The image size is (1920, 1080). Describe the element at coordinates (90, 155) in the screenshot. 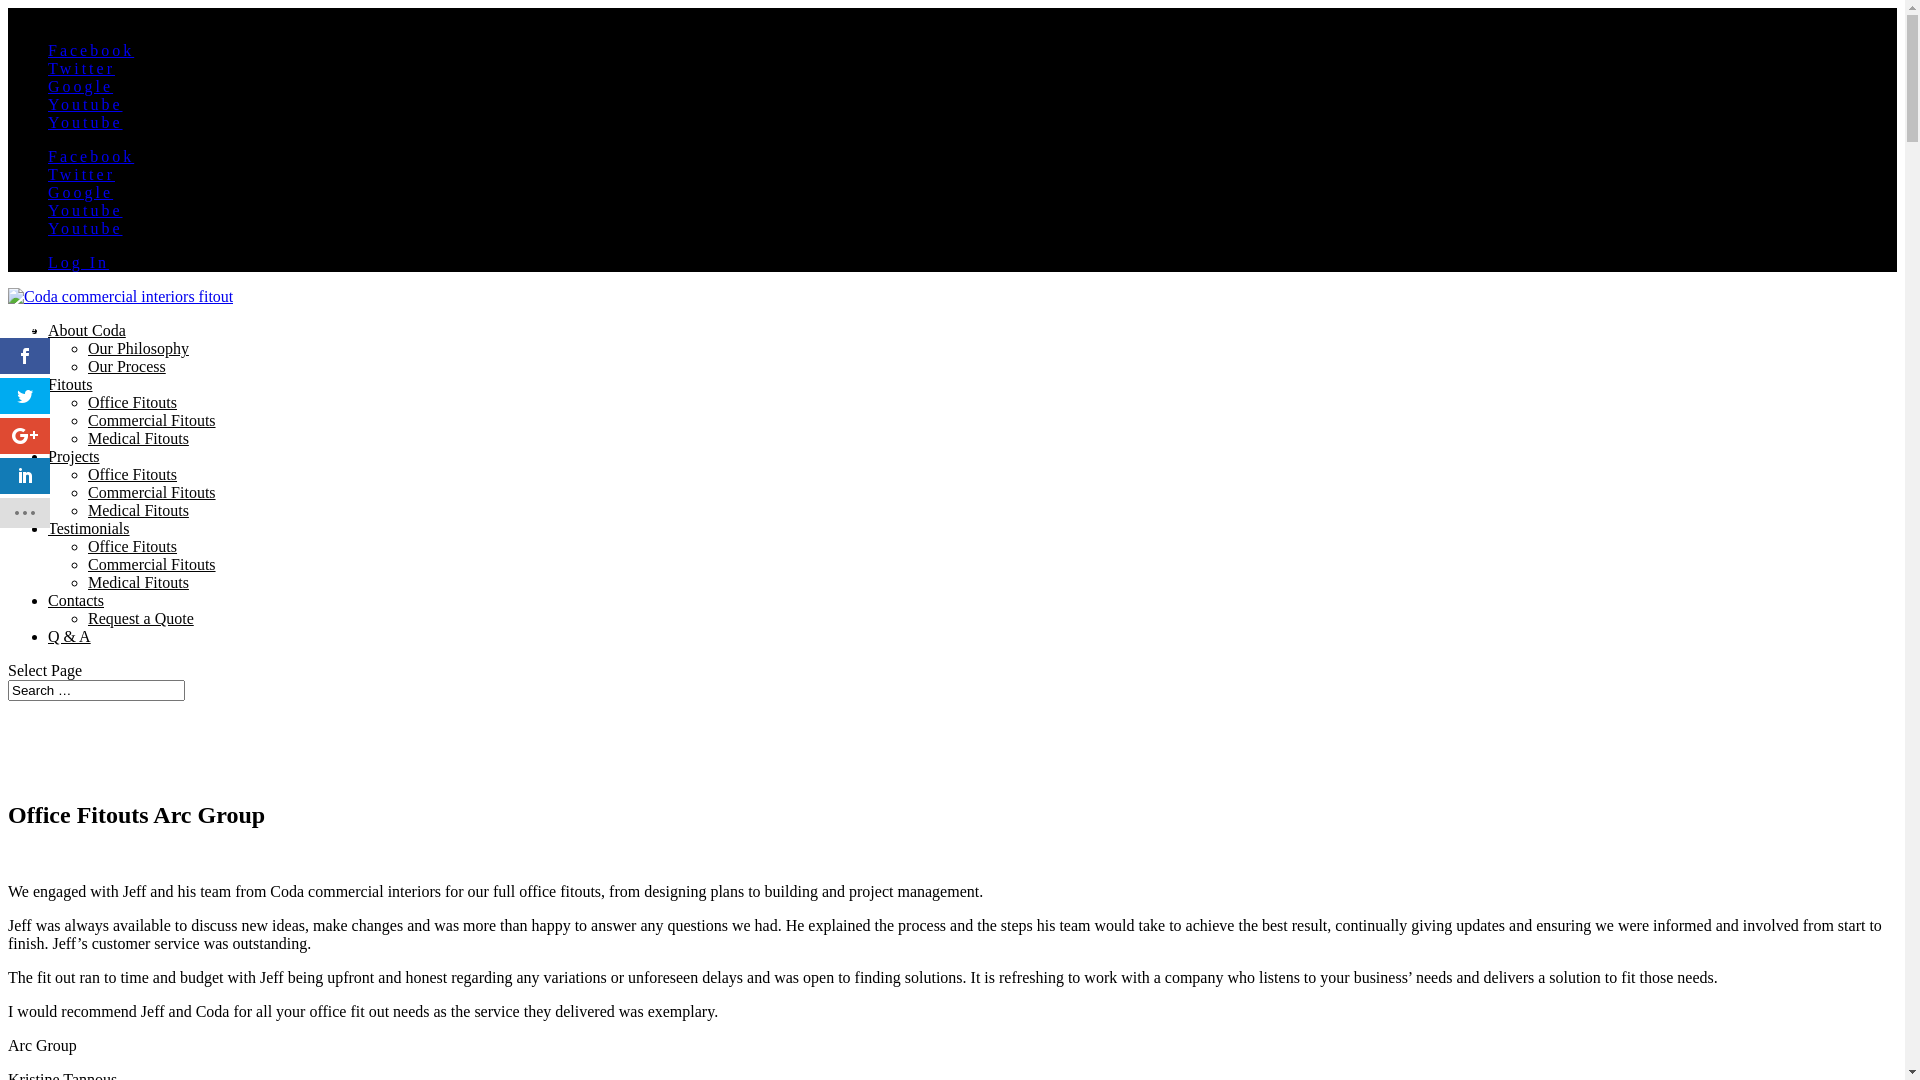

I see `'Facebook'` at that location.